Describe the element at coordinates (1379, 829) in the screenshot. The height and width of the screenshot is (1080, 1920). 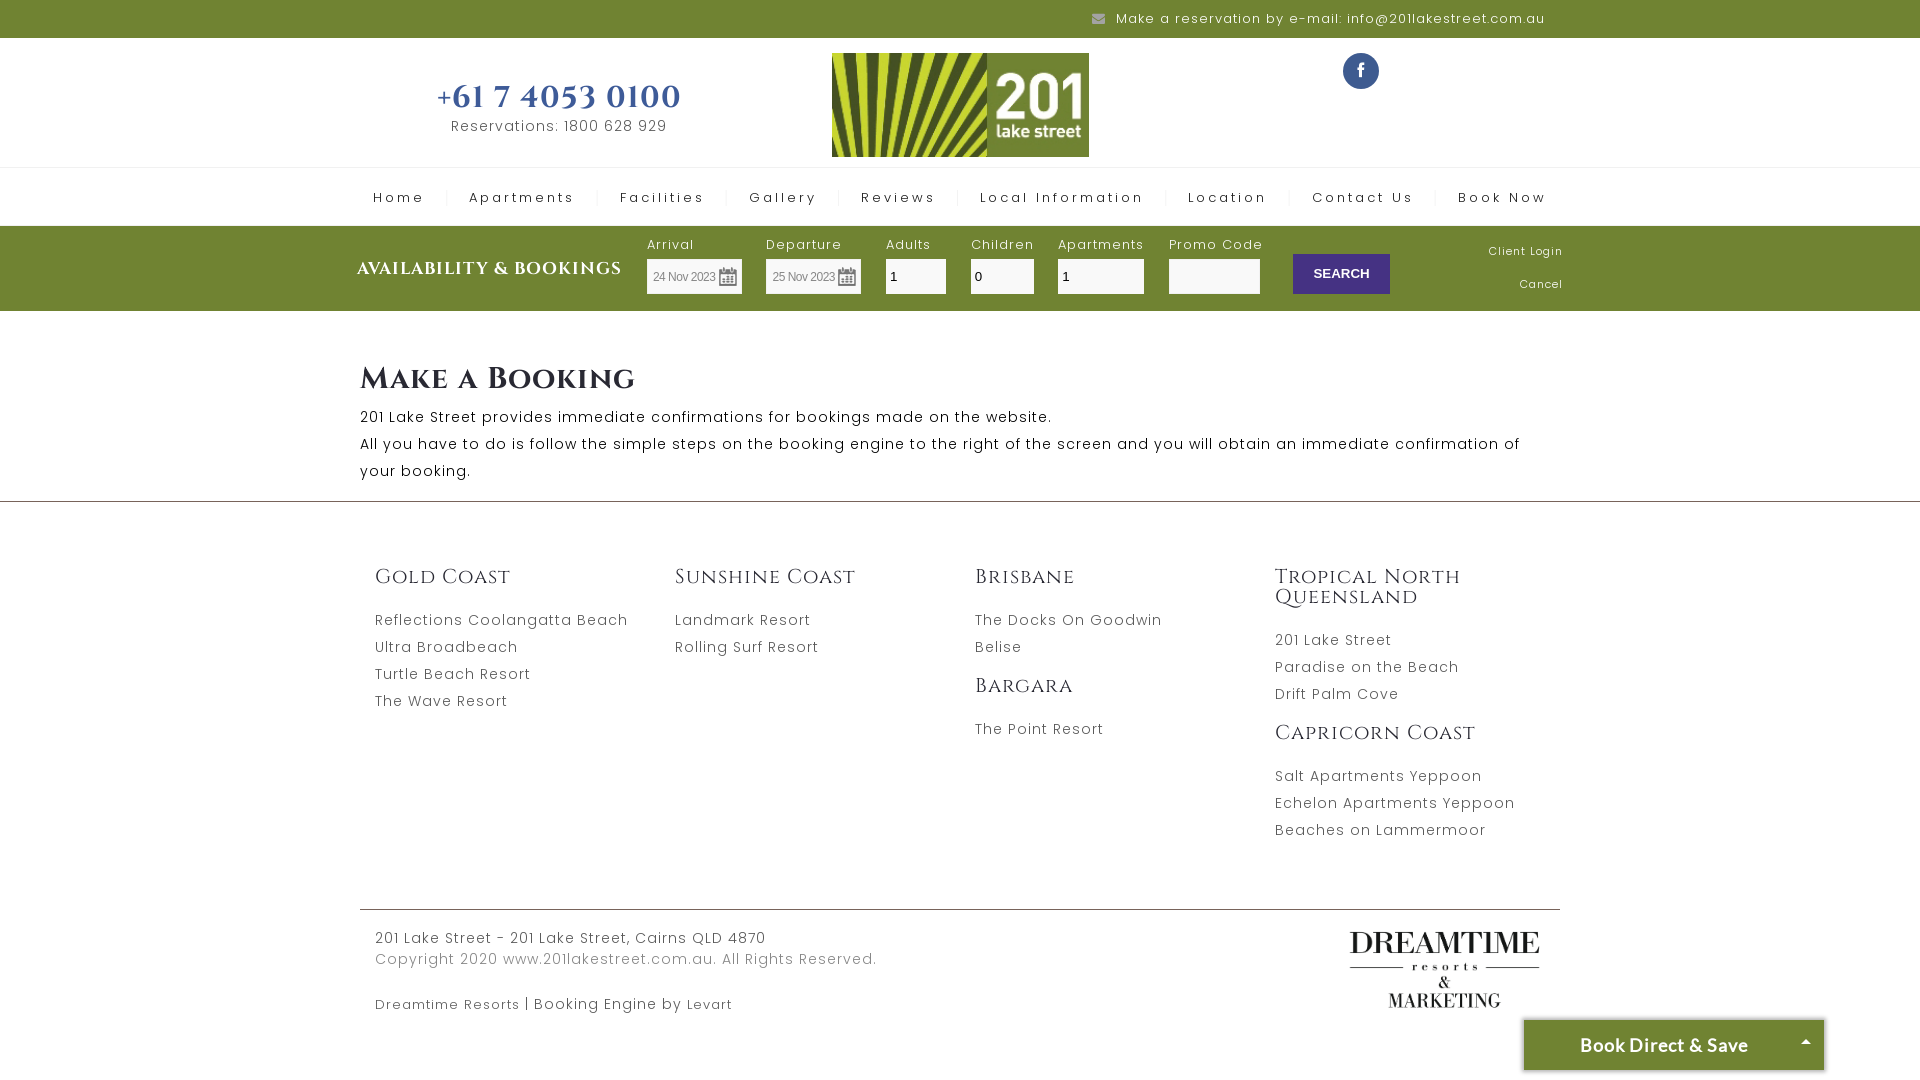
I see `'Beaches on Lammermoor'` at that location.